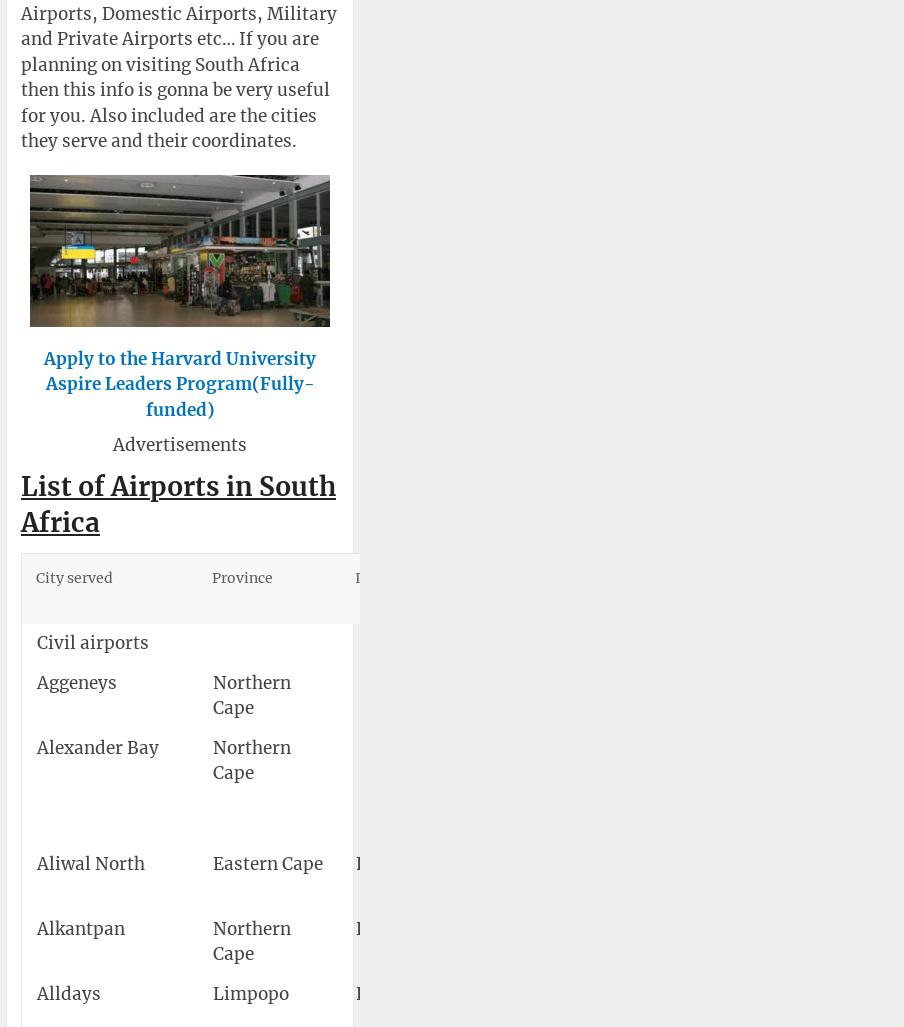 This screenshot has width=904, height=1027. Describe the element at coordinates (854, 588) in the screenshot. I see `'Elev. (ft)'` at that location.